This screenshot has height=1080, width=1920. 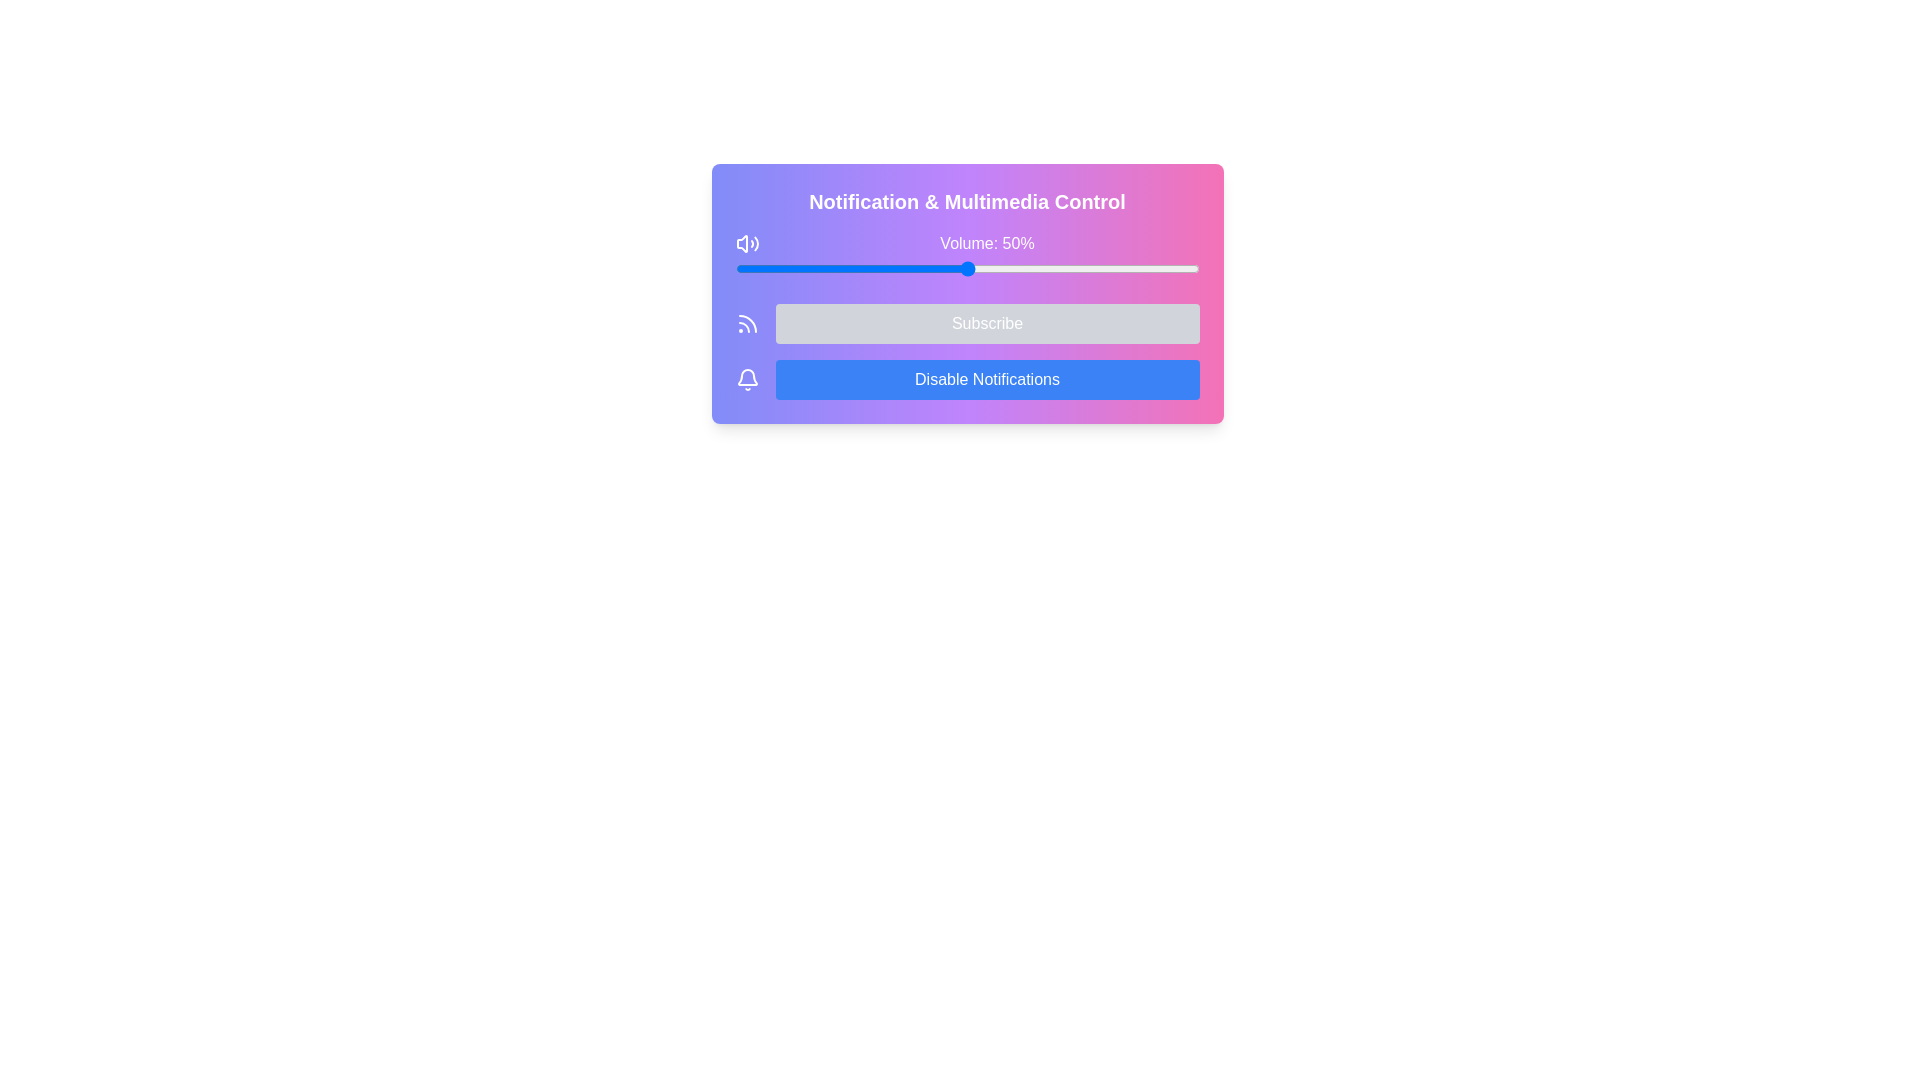 What do you see at coordinates (987, 380) in the screenshot?
I see `the 'Disable Notifications' button which is a rectangular button with white text on a solid blue background, located in the lower region of the 'Notification & Multimedia Control' card` at bounding box center [987, 380].